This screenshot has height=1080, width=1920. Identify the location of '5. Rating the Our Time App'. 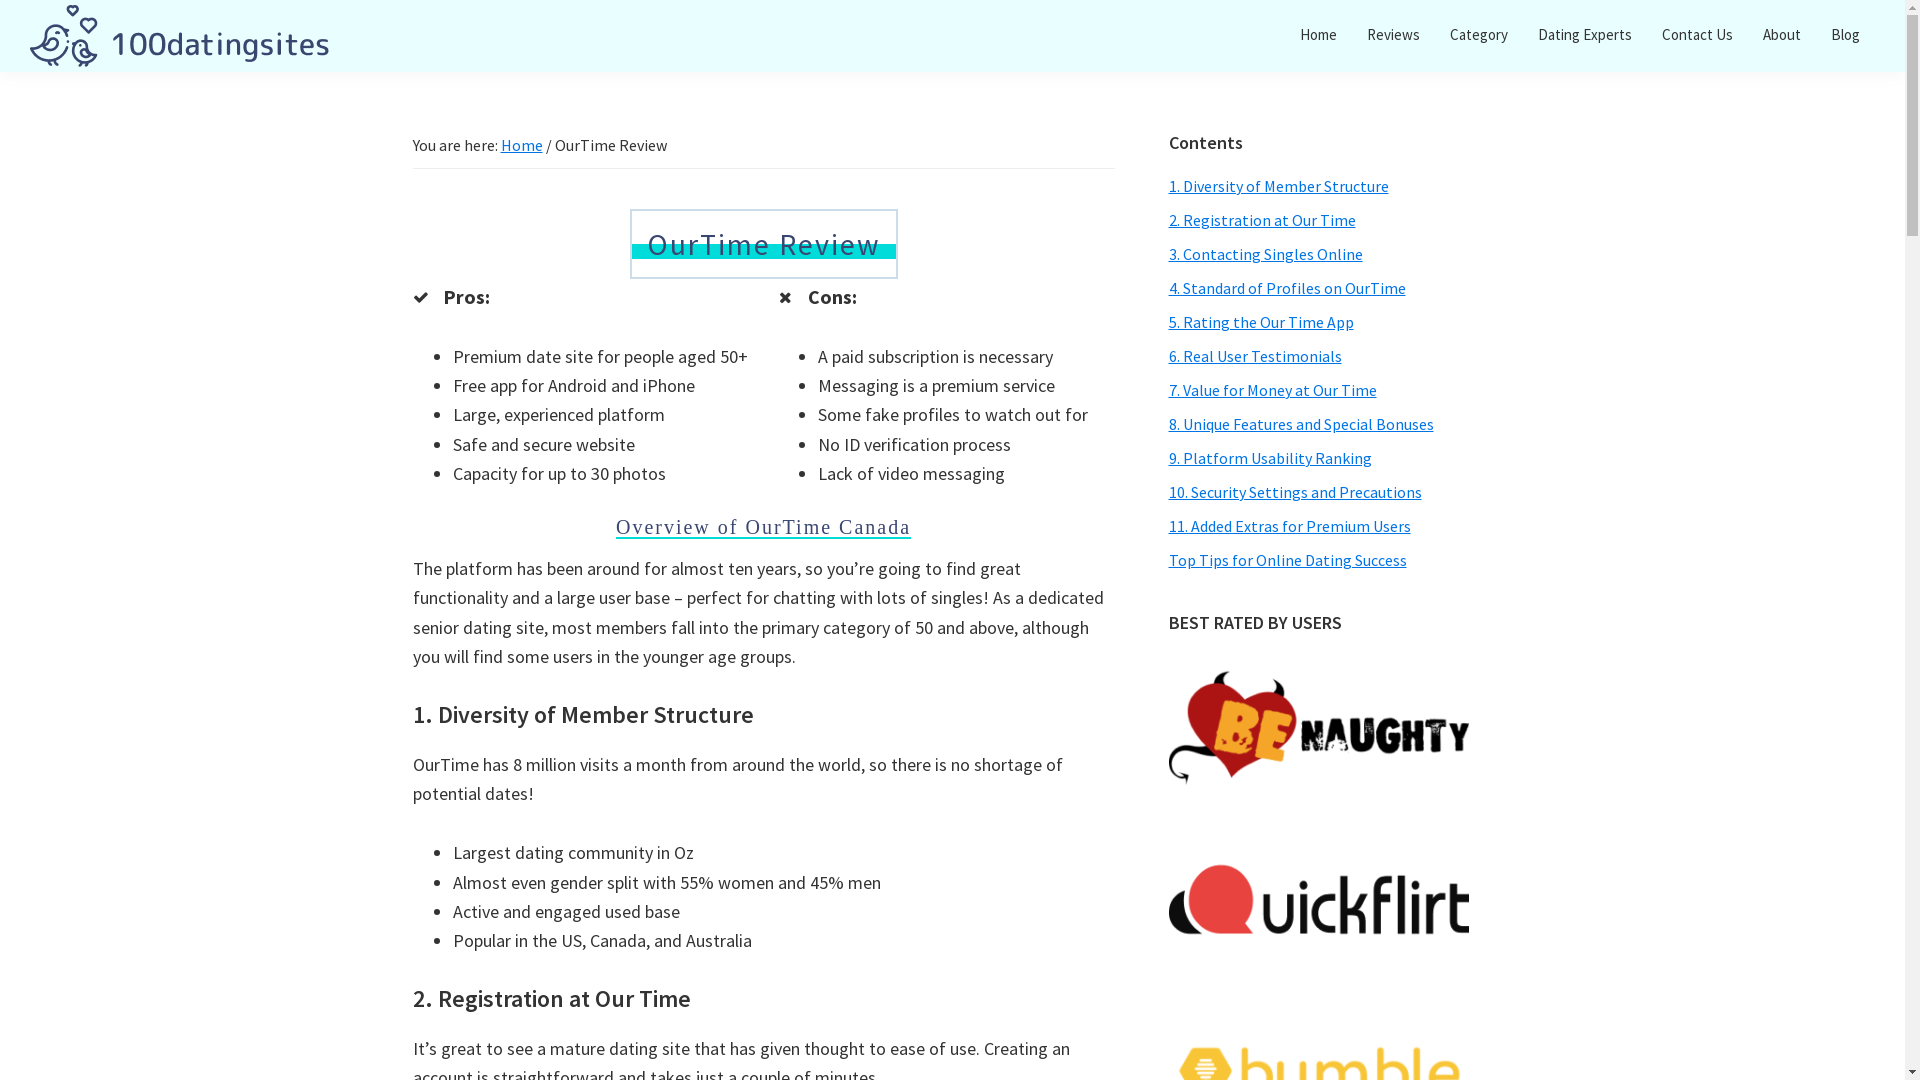
(1259, 320).